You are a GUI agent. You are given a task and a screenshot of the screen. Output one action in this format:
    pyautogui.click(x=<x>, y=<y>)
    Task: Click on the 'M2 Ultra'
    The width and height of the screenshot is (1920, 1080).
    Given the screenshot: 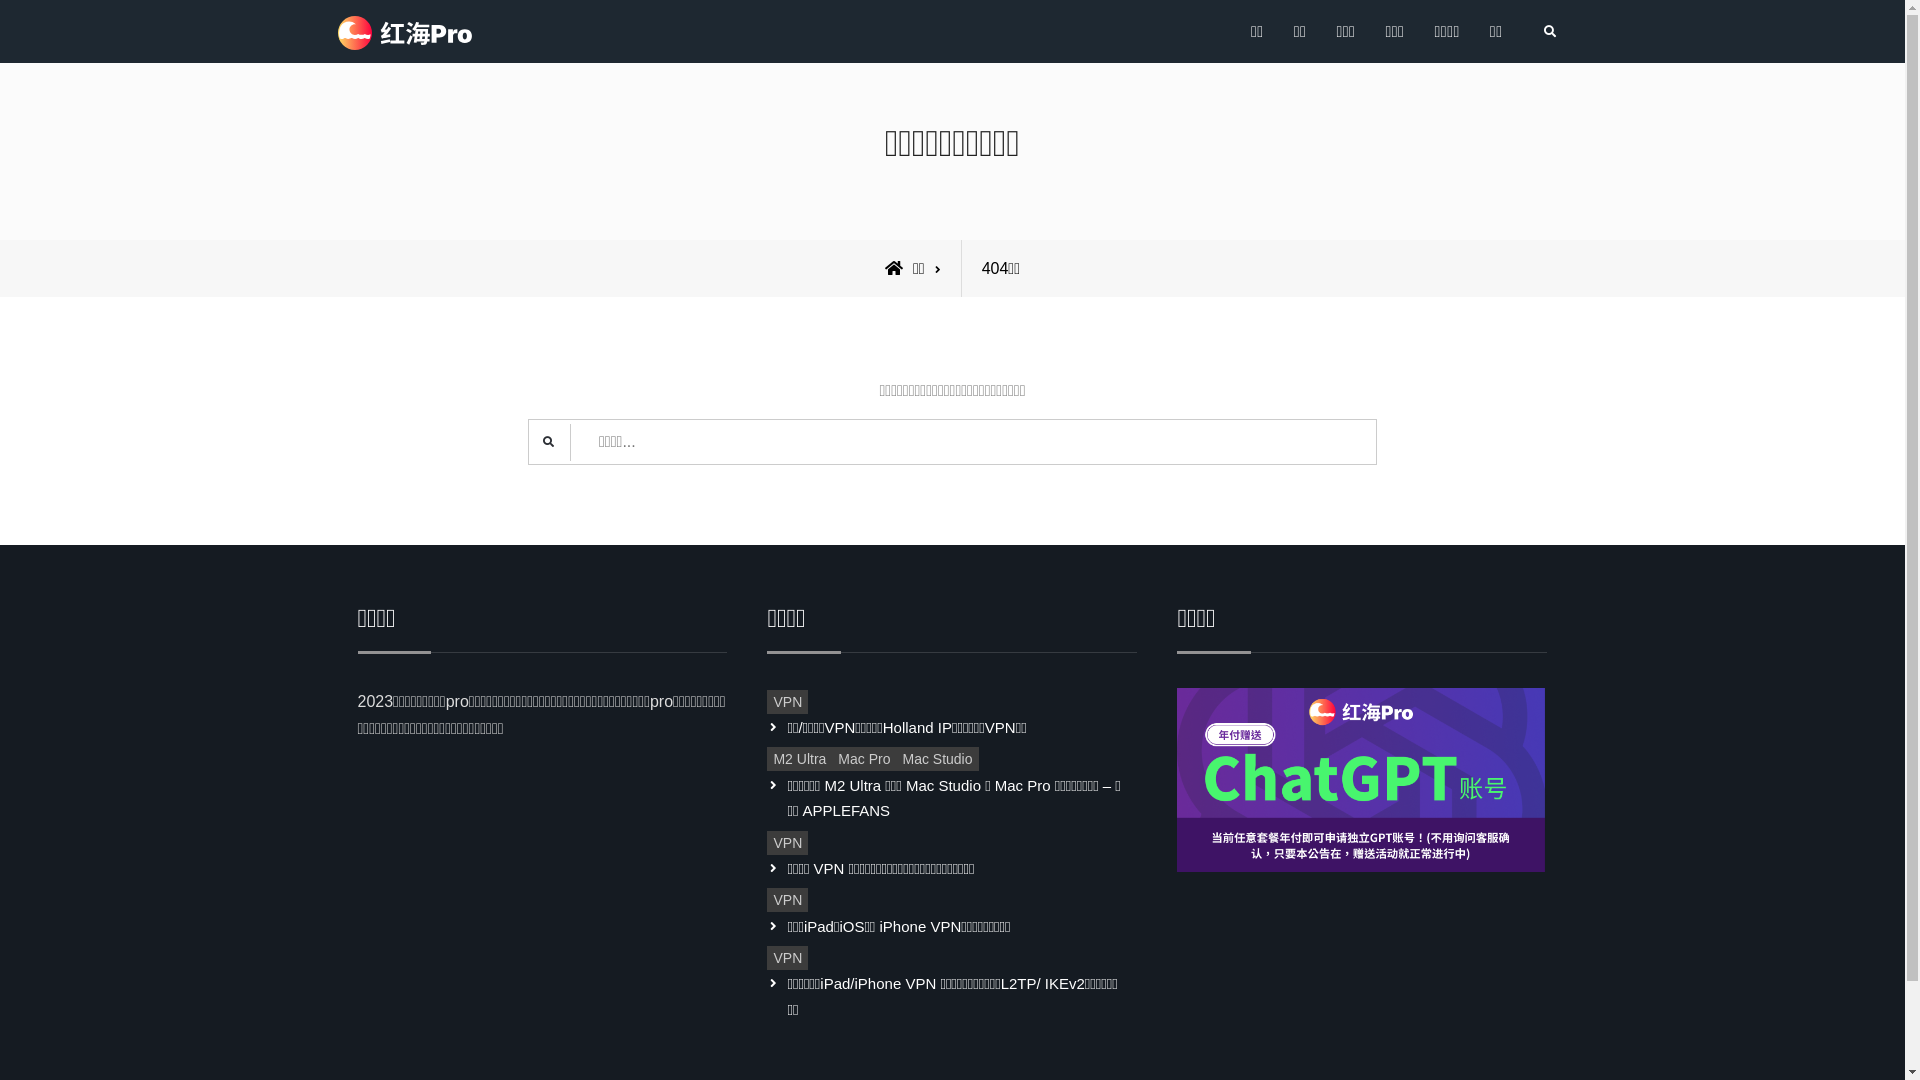 What is the action you would take?
    pyautogui.click(x=798, y=759)
    